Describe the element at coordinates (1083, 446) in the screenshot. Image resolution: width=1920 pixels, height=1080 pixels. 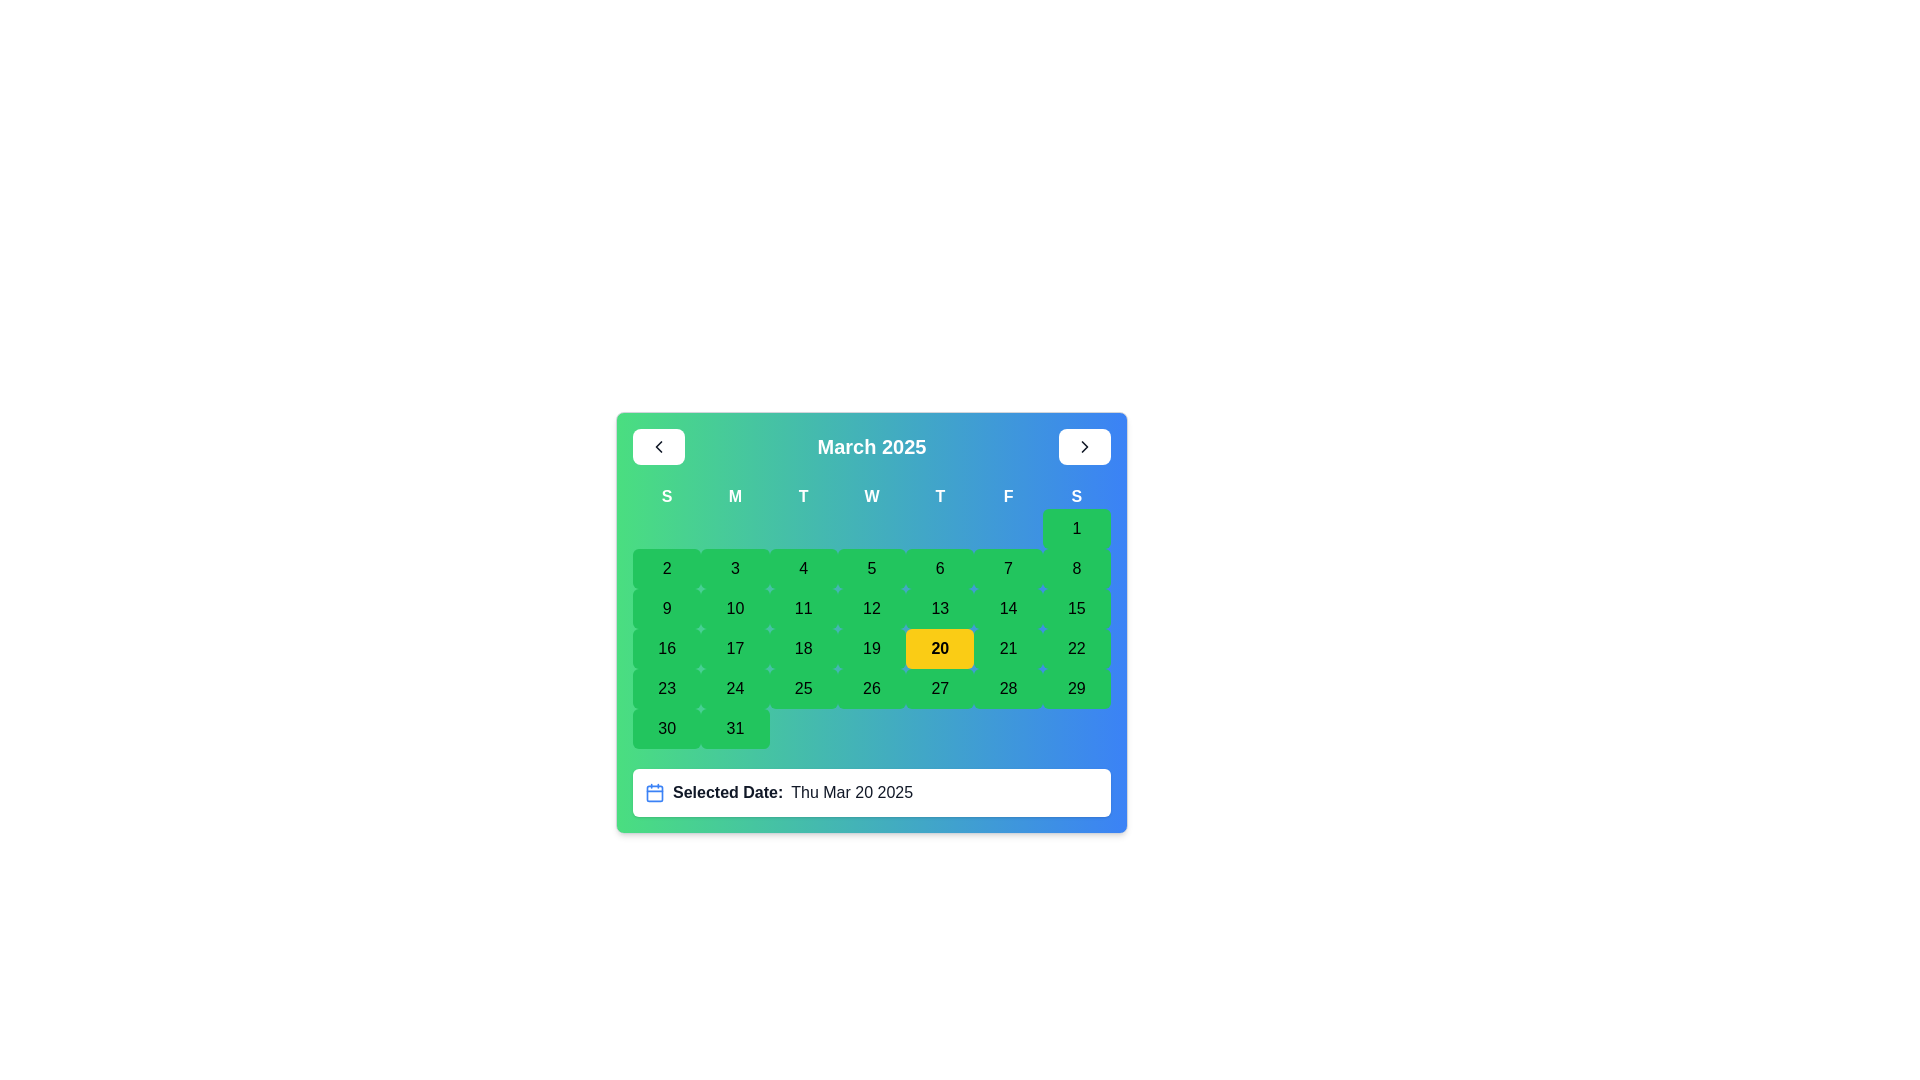
I see `the button located in the top-right corner of the calendar interface` at that location.